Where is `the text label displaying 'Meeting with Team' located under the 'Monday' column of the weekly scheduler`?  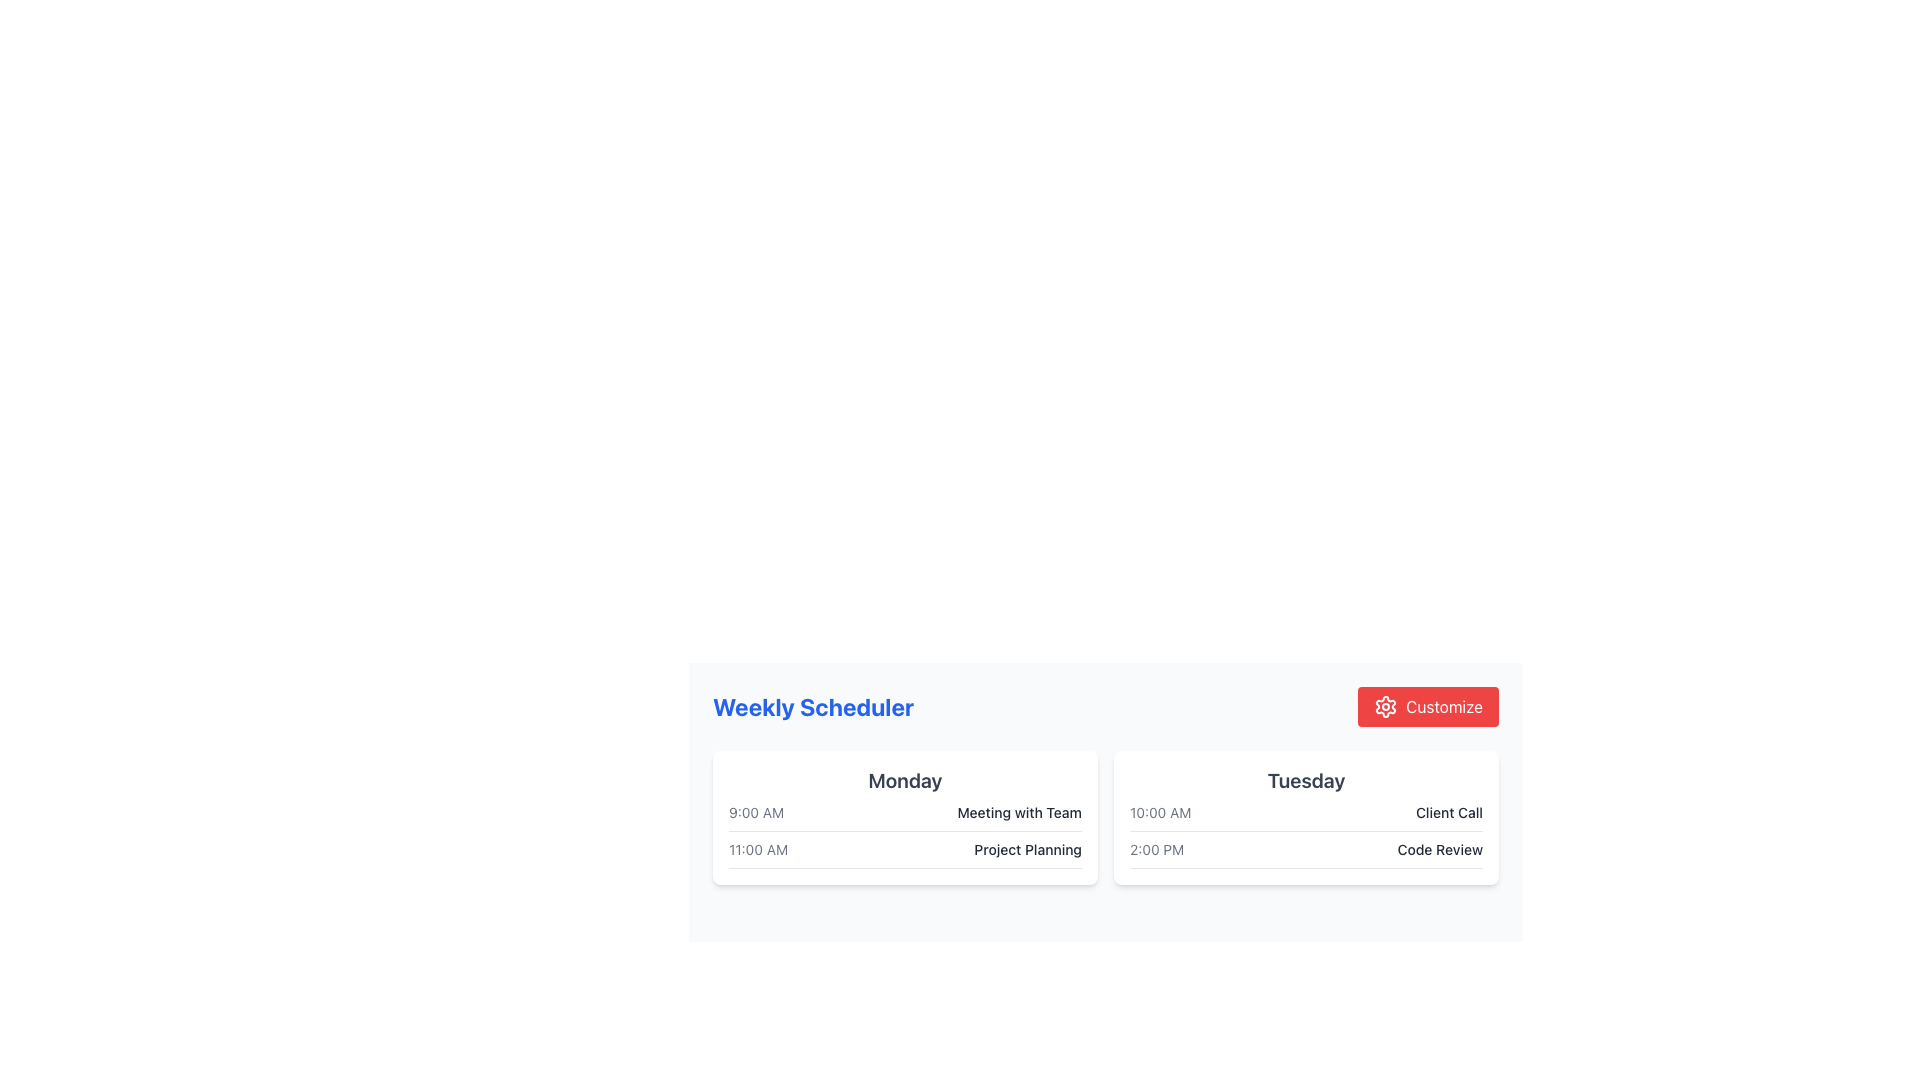
the text label displaying 'Meeting with Team' located under the 'Monday' column of the weekly scheduler is located at coordinates (1019, 813).